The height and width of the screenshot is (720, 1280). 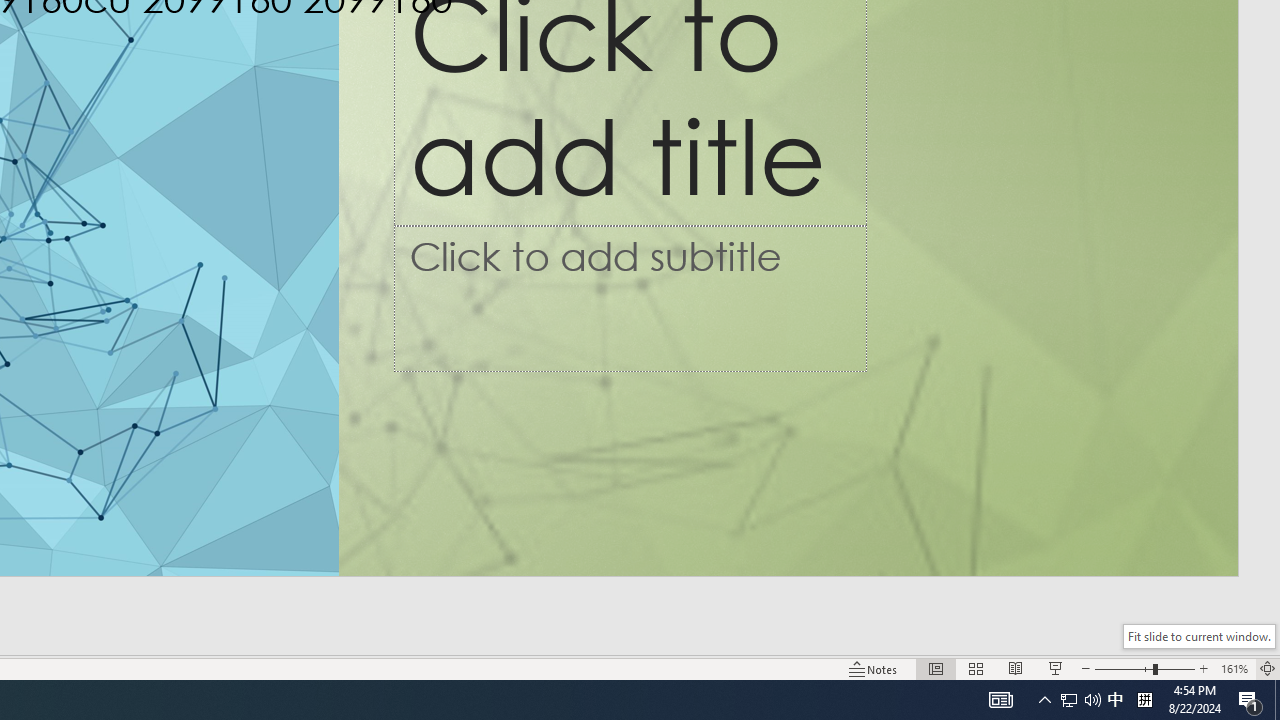 I want to click on 'Fit slide to current window.', so click(x=1199, y=636).